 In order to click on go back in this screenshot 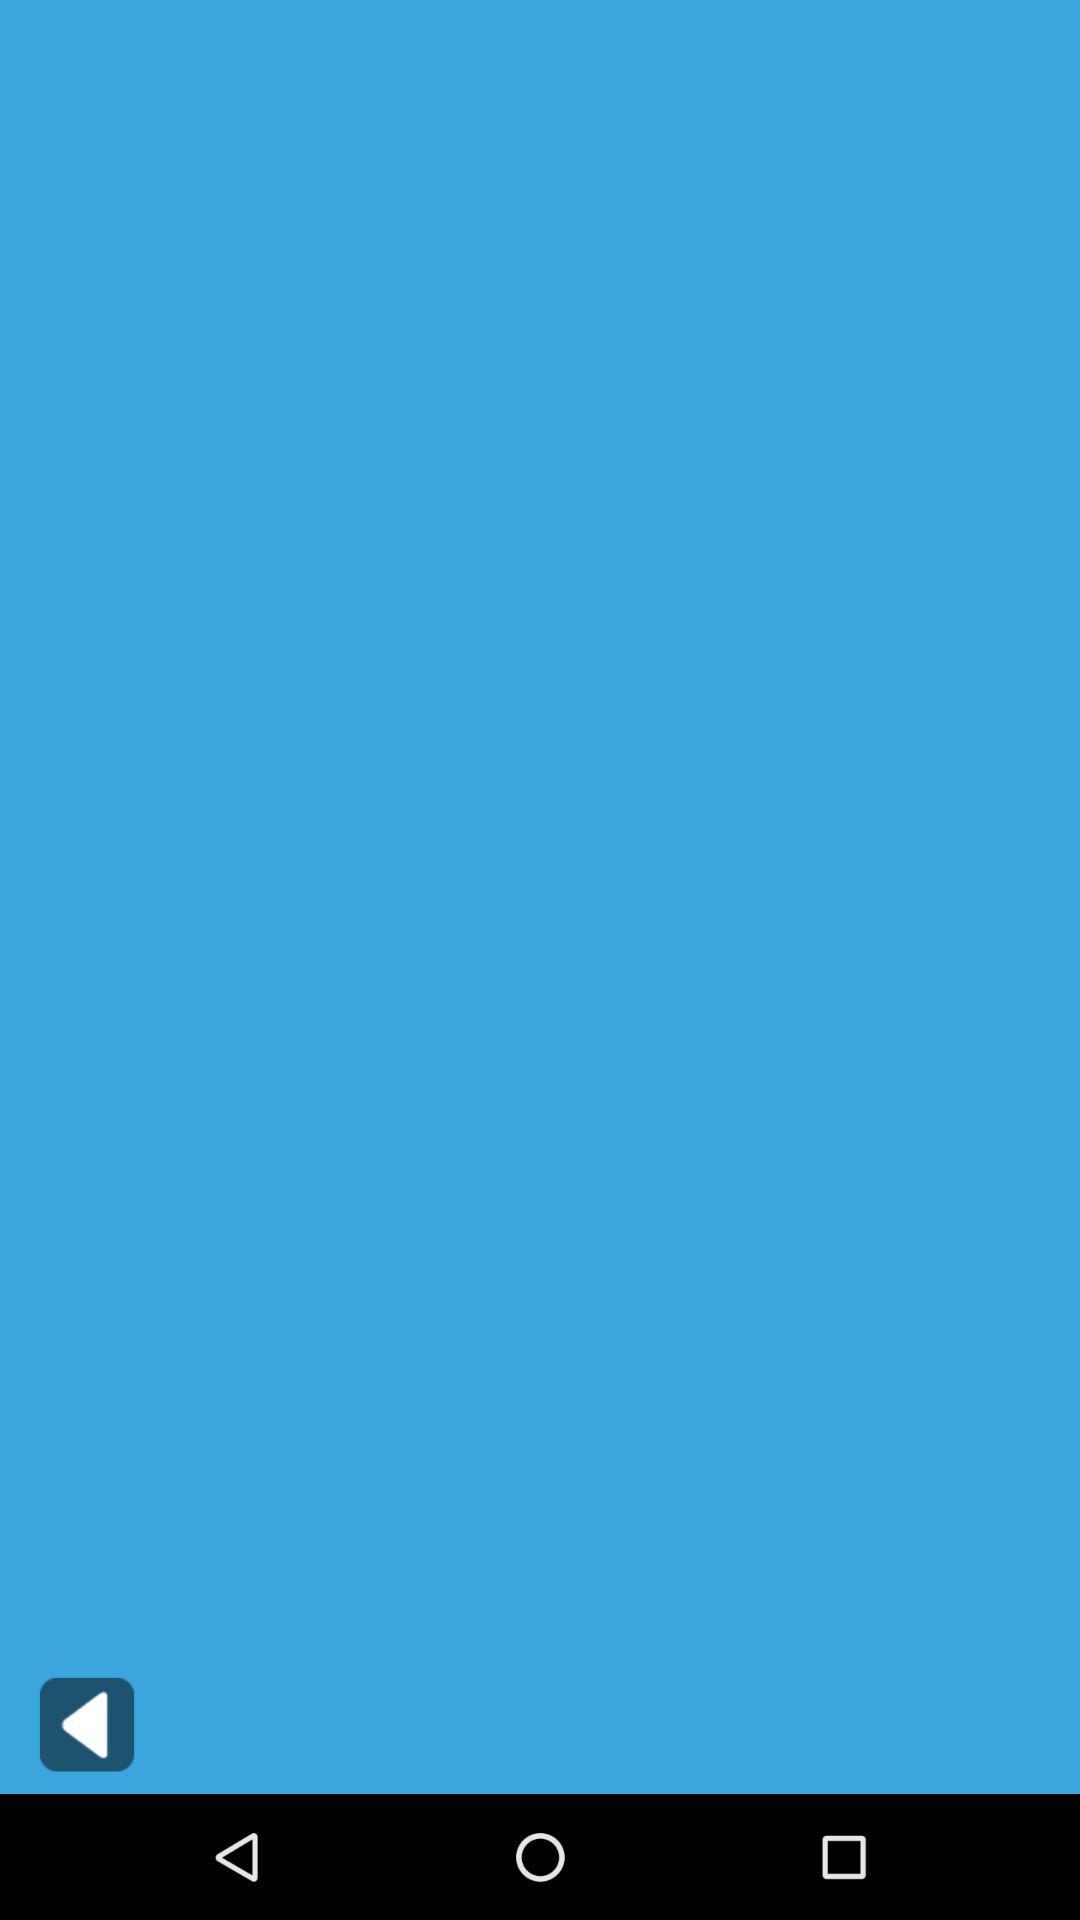, I will do `click(86, 1723)`.